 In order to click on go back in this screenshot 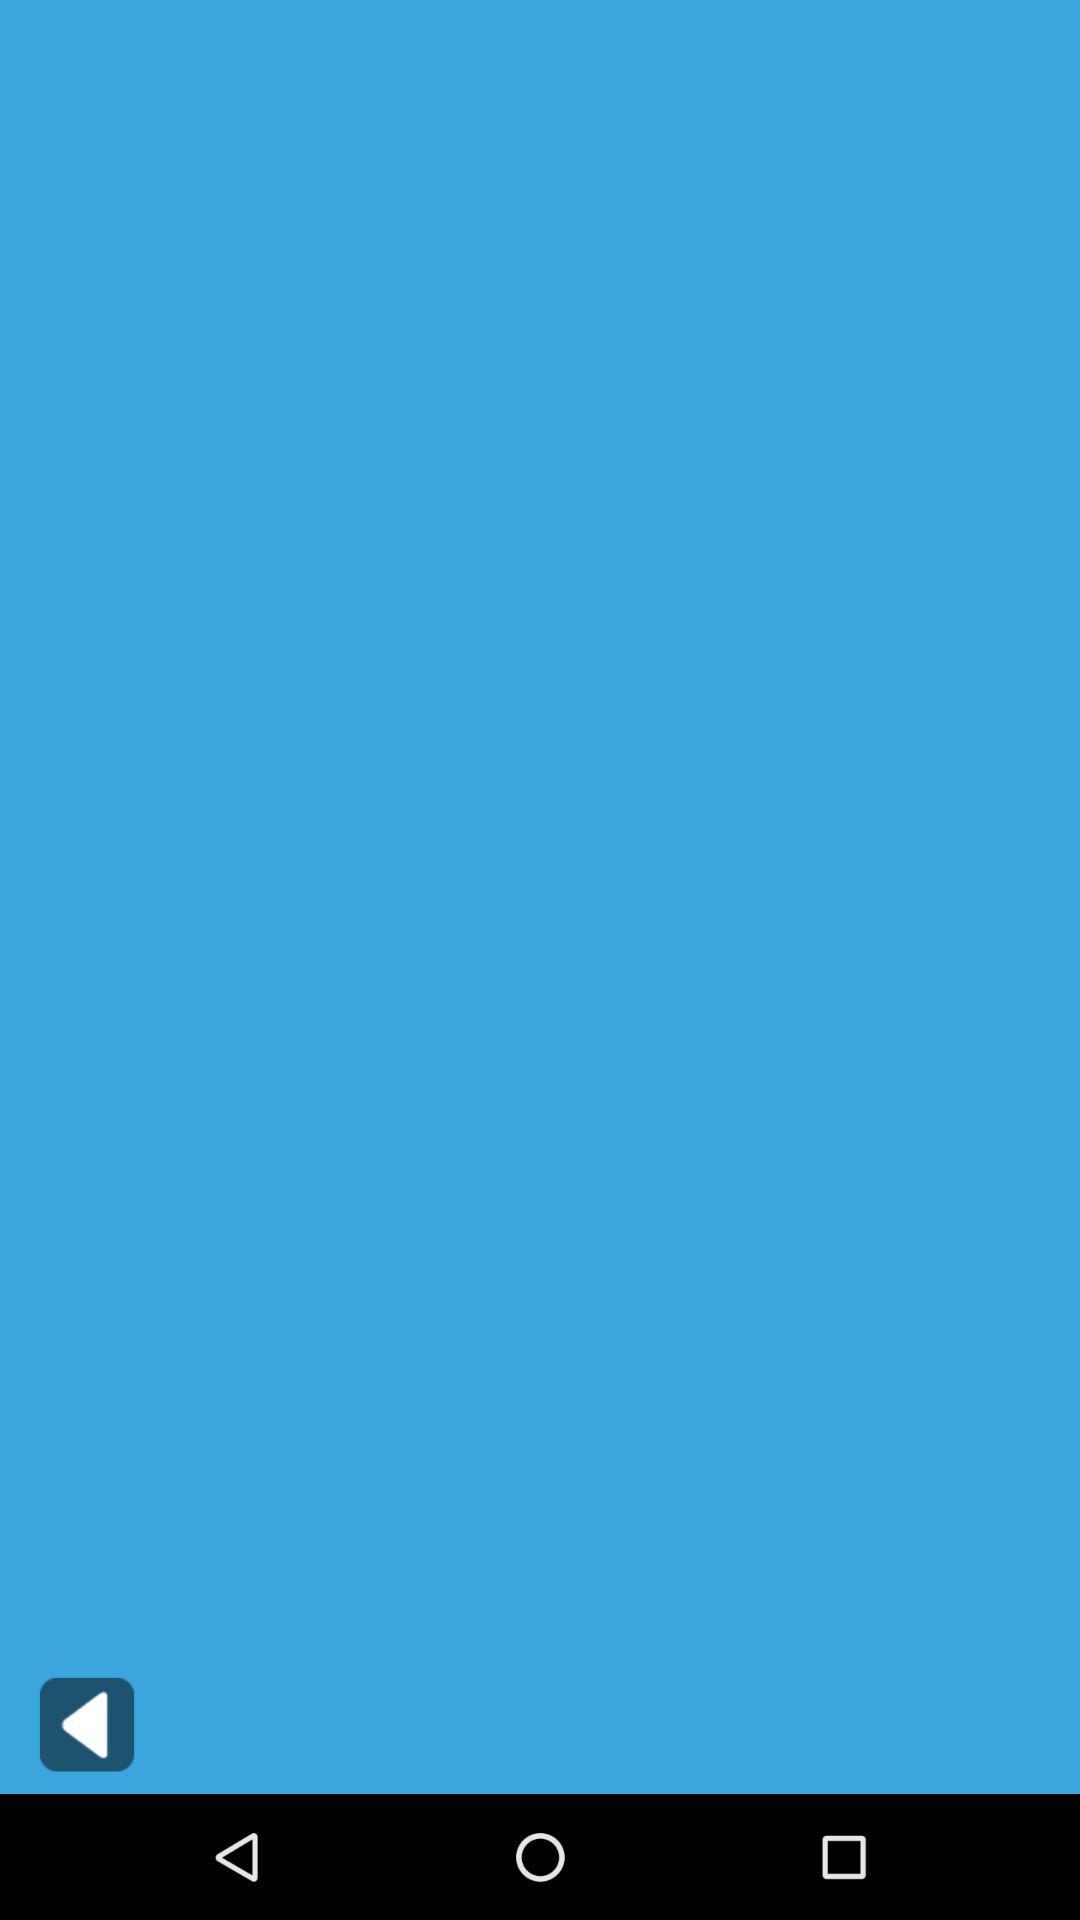, I will do `click(86, 1723)`.